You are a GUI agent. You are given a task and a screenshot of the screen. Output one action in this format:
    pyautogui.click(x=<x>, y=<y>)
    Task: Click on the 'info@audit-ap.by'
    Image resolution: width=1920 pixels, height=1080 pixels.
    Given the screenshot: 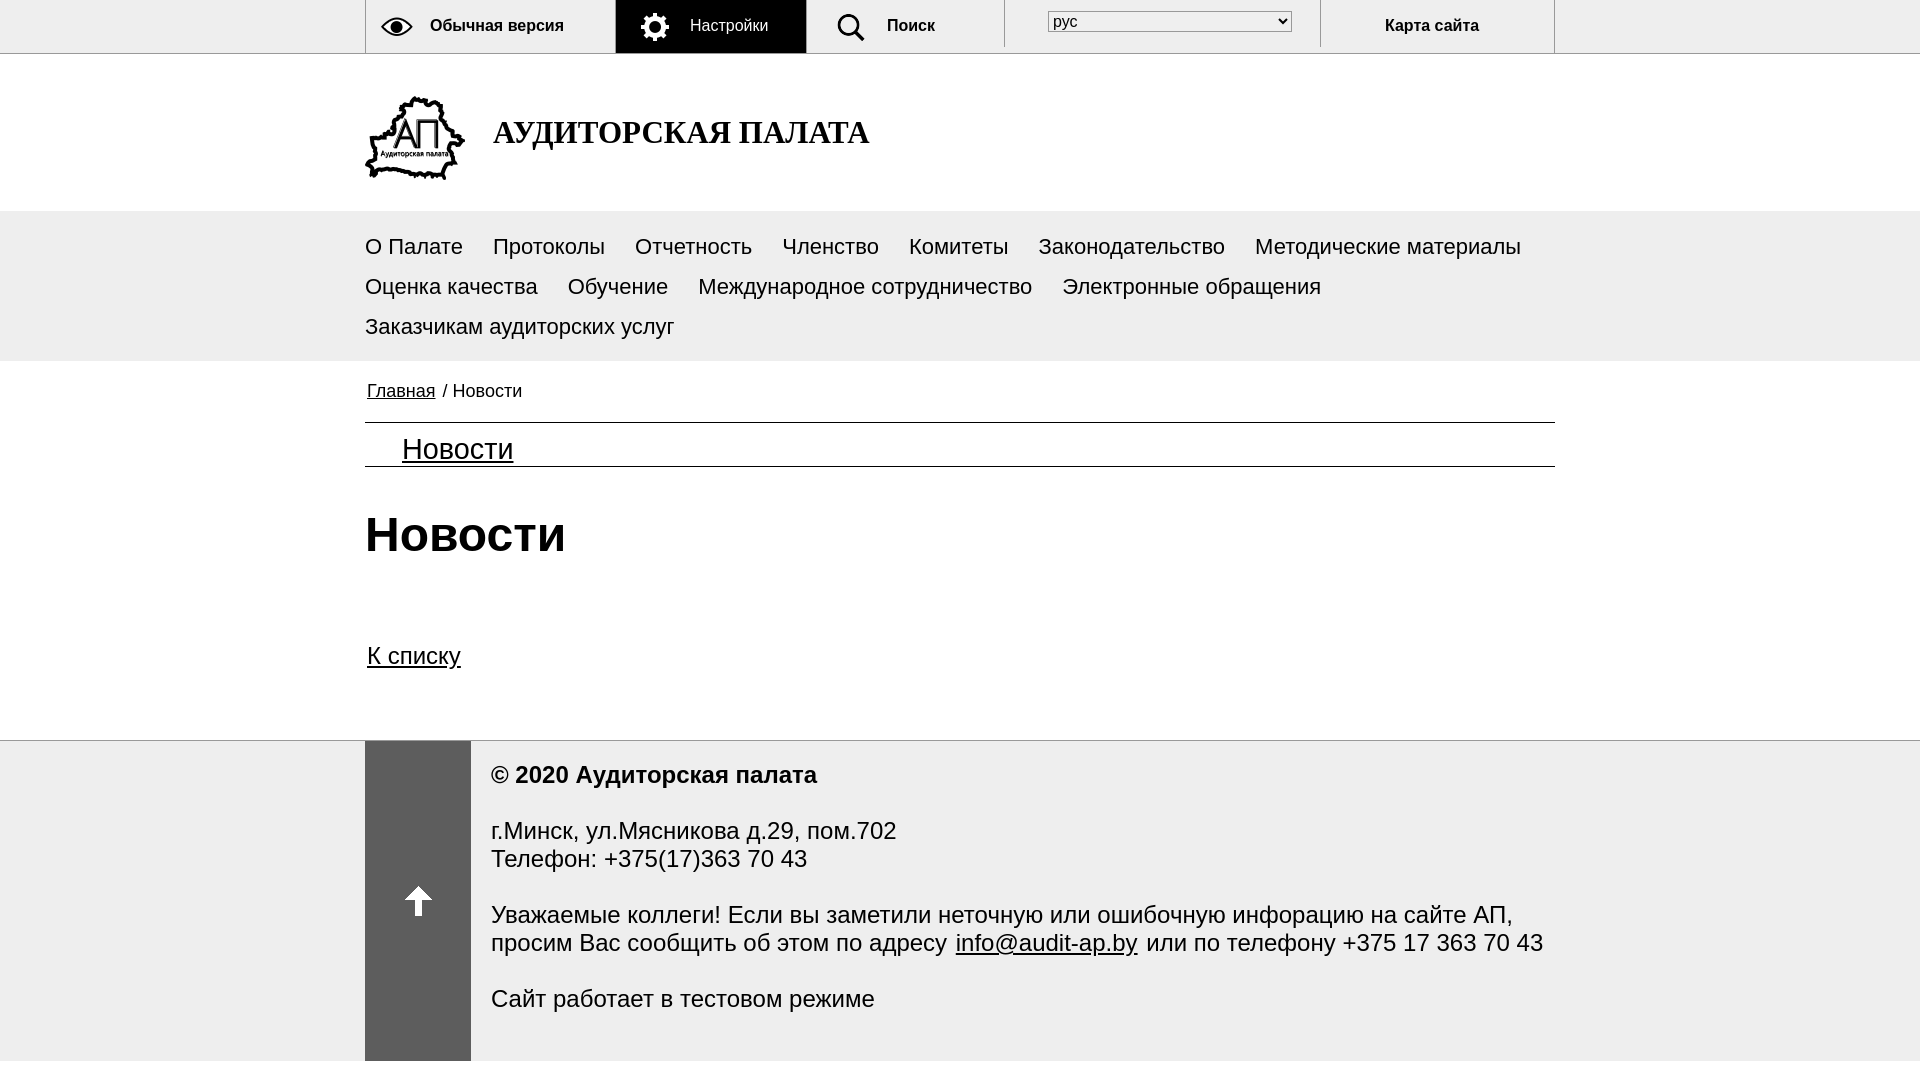 What is the action you would take?
    pyautogui.click(x=1045, y=942)
    